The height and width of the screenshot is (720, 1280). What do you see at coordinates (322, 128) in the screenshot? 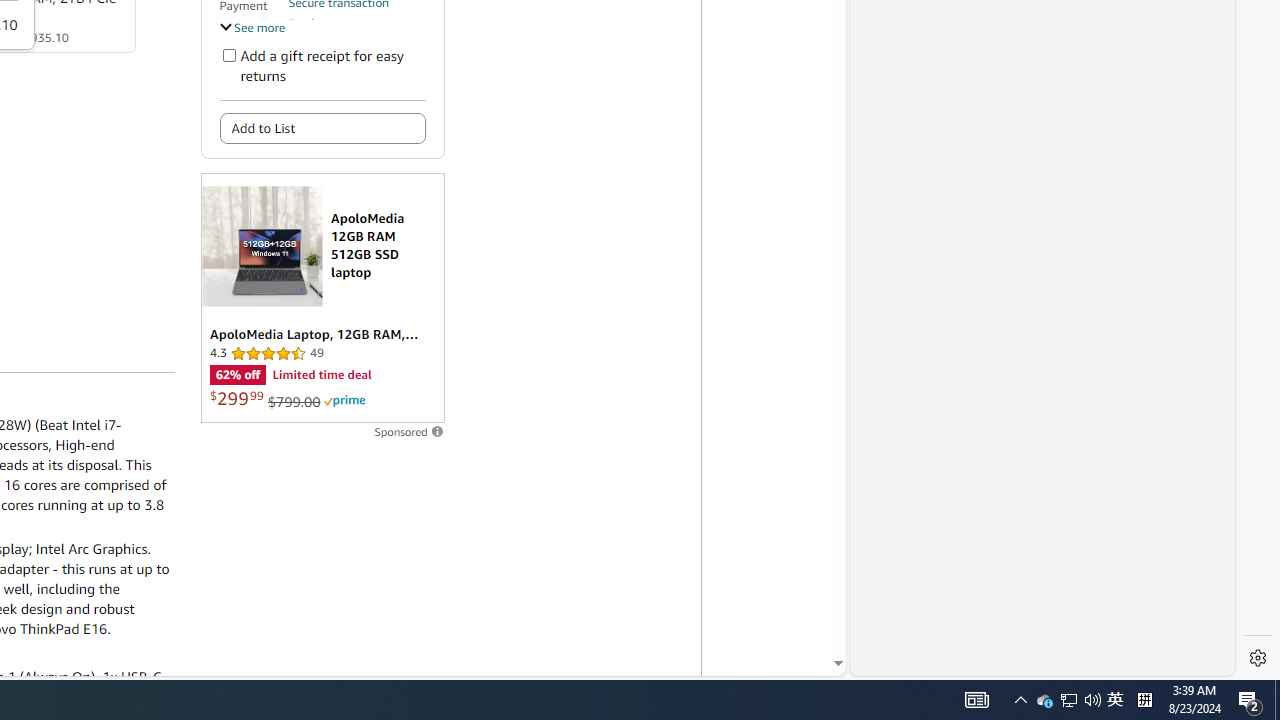
I see `'Add to List'` at bounding box center [322, 128].